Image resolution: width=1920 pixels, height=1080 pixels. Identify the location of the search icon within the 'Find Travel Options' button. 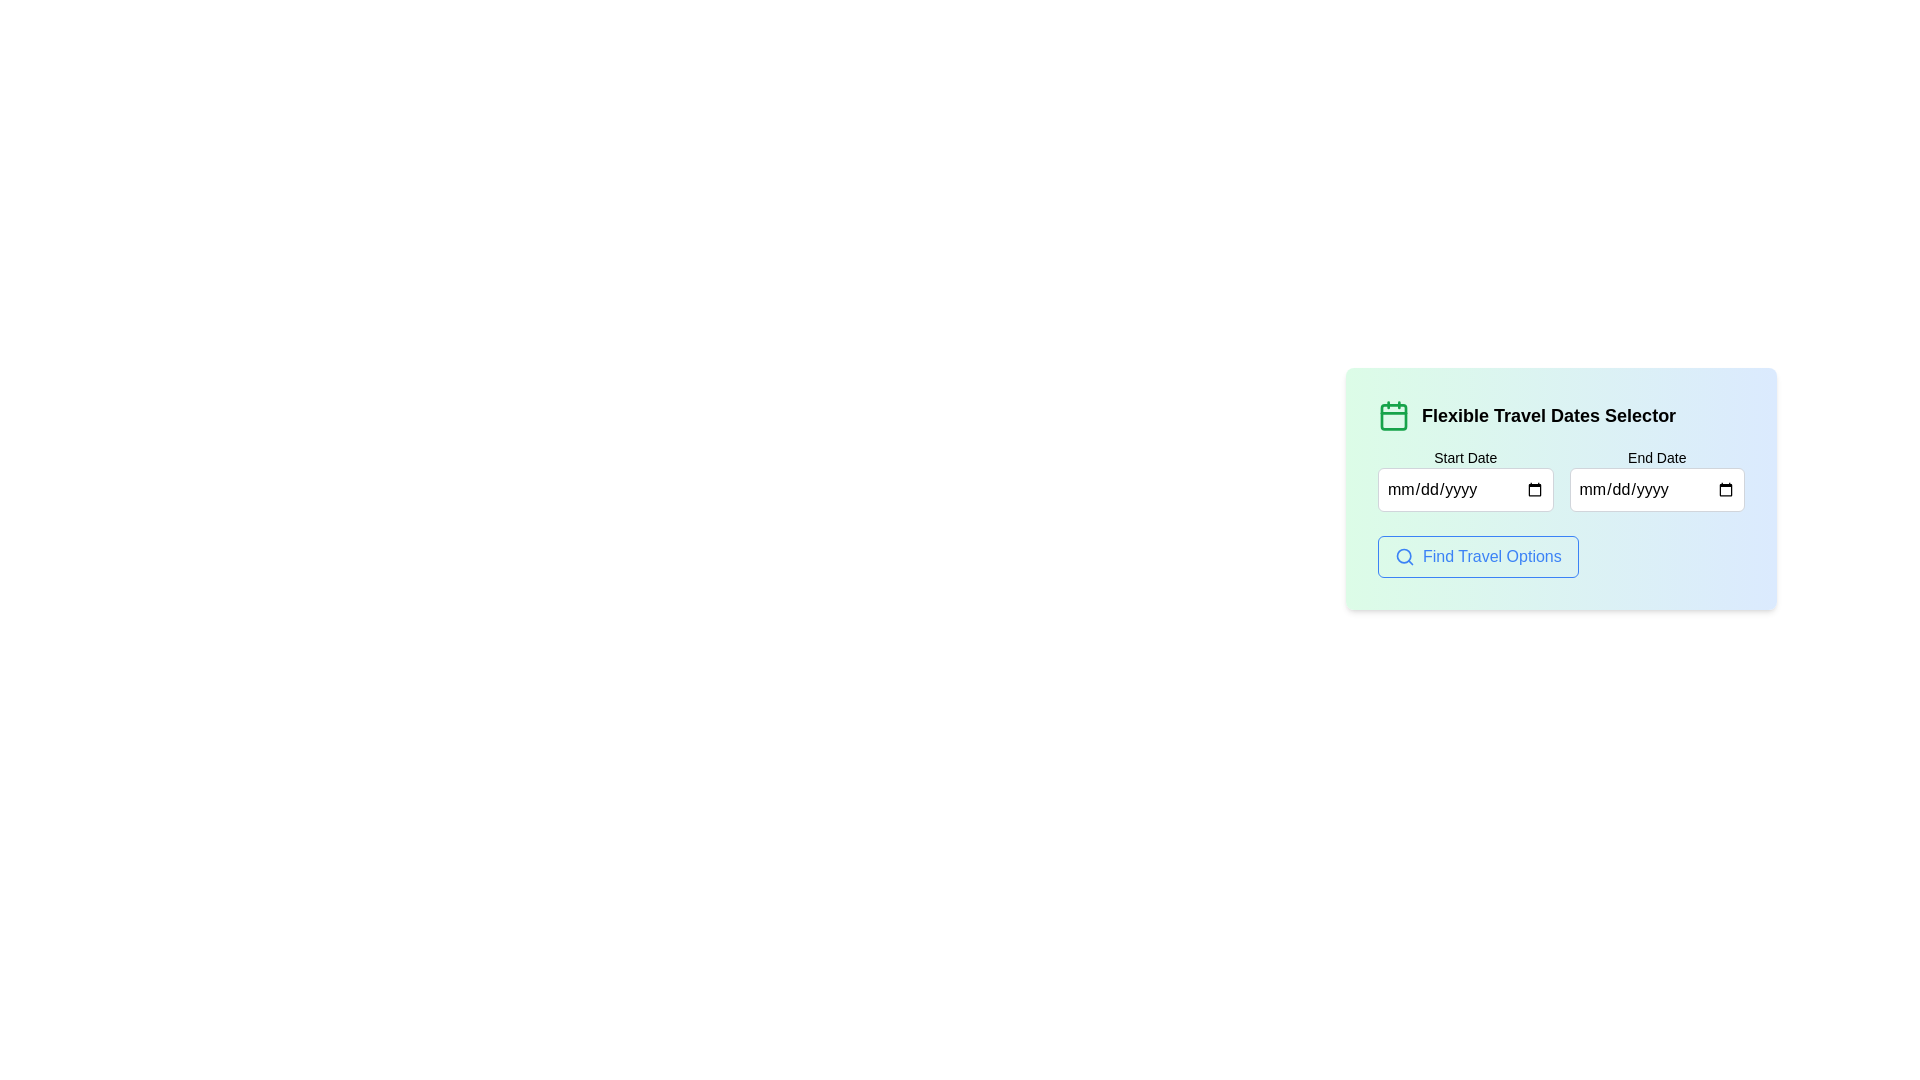
(1404, 556).